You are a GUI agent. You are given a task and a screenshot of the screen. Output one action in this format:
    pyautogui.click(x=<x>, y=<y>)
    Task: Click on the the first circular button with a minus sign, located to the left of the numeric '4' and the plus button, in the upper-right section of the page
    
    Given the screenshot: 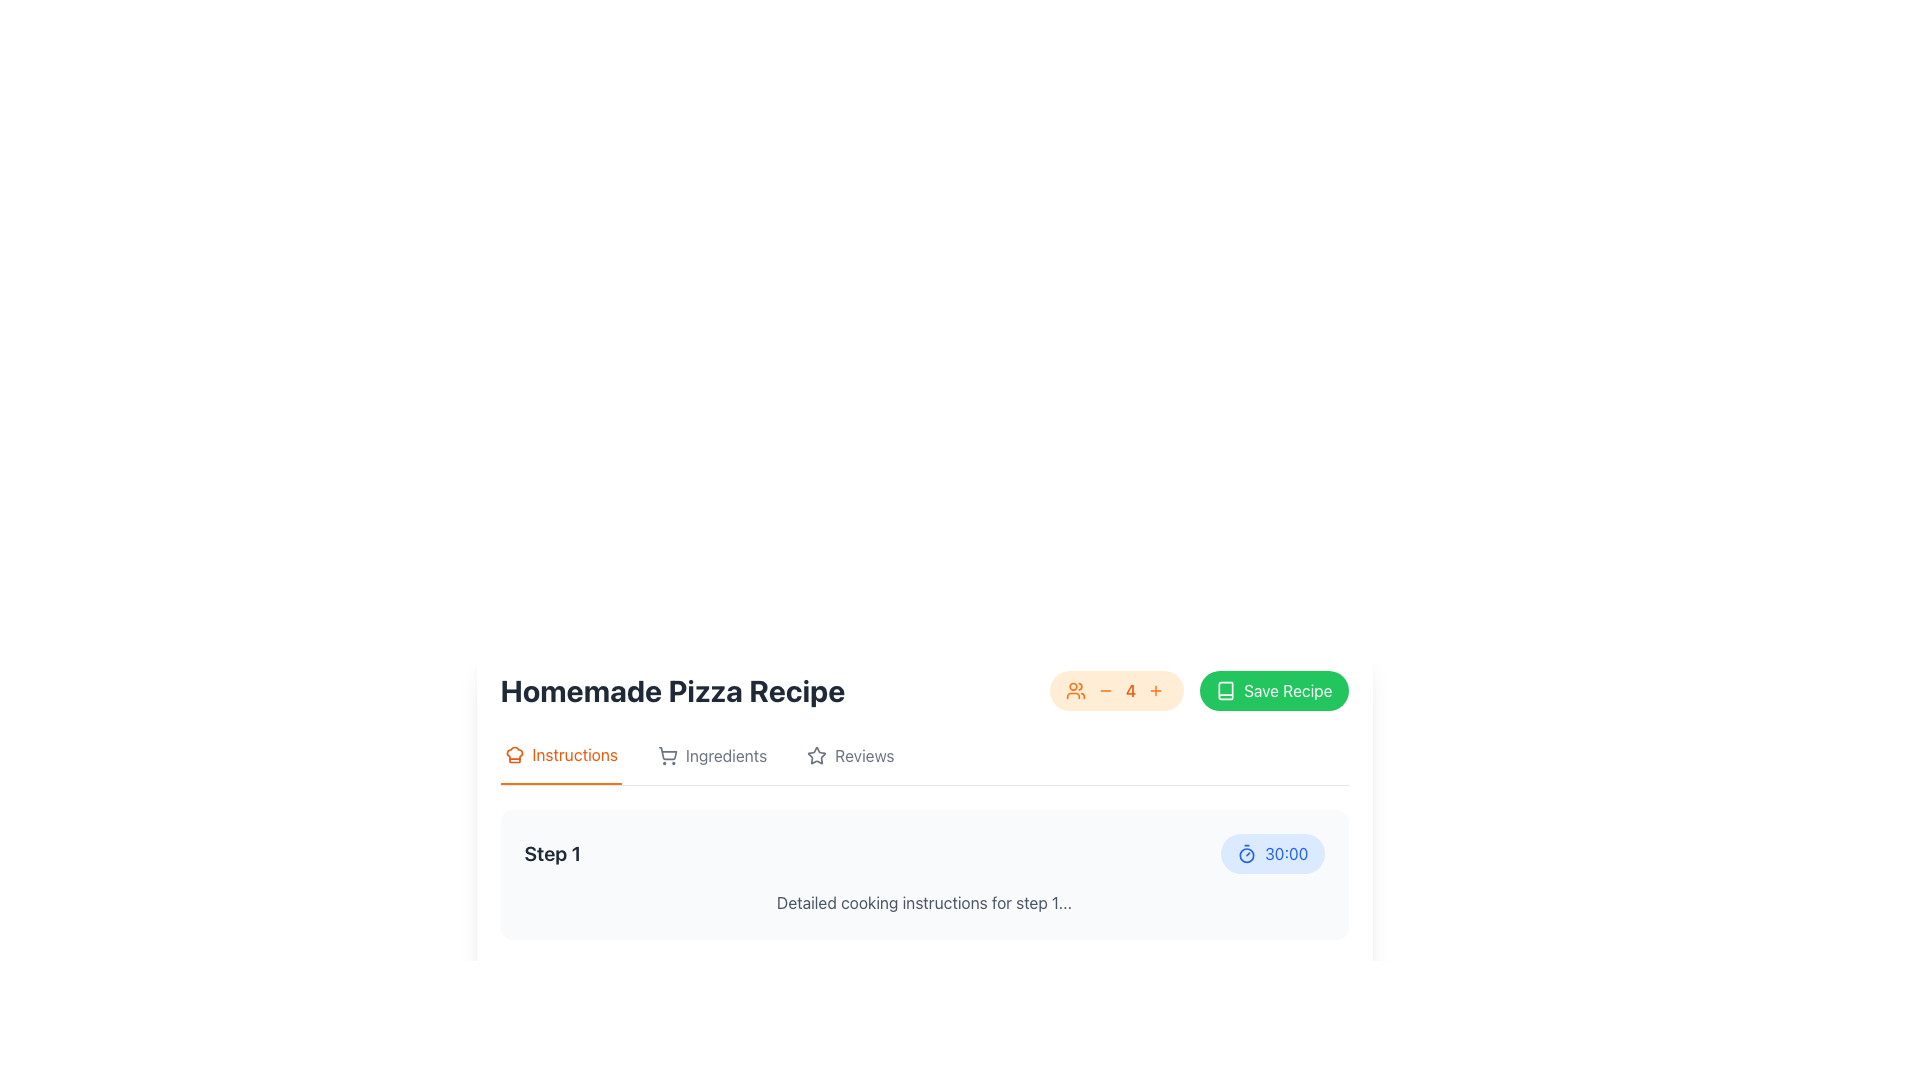 What is the action you would take?
    pyautogui.click(x=1104, y=689)
    